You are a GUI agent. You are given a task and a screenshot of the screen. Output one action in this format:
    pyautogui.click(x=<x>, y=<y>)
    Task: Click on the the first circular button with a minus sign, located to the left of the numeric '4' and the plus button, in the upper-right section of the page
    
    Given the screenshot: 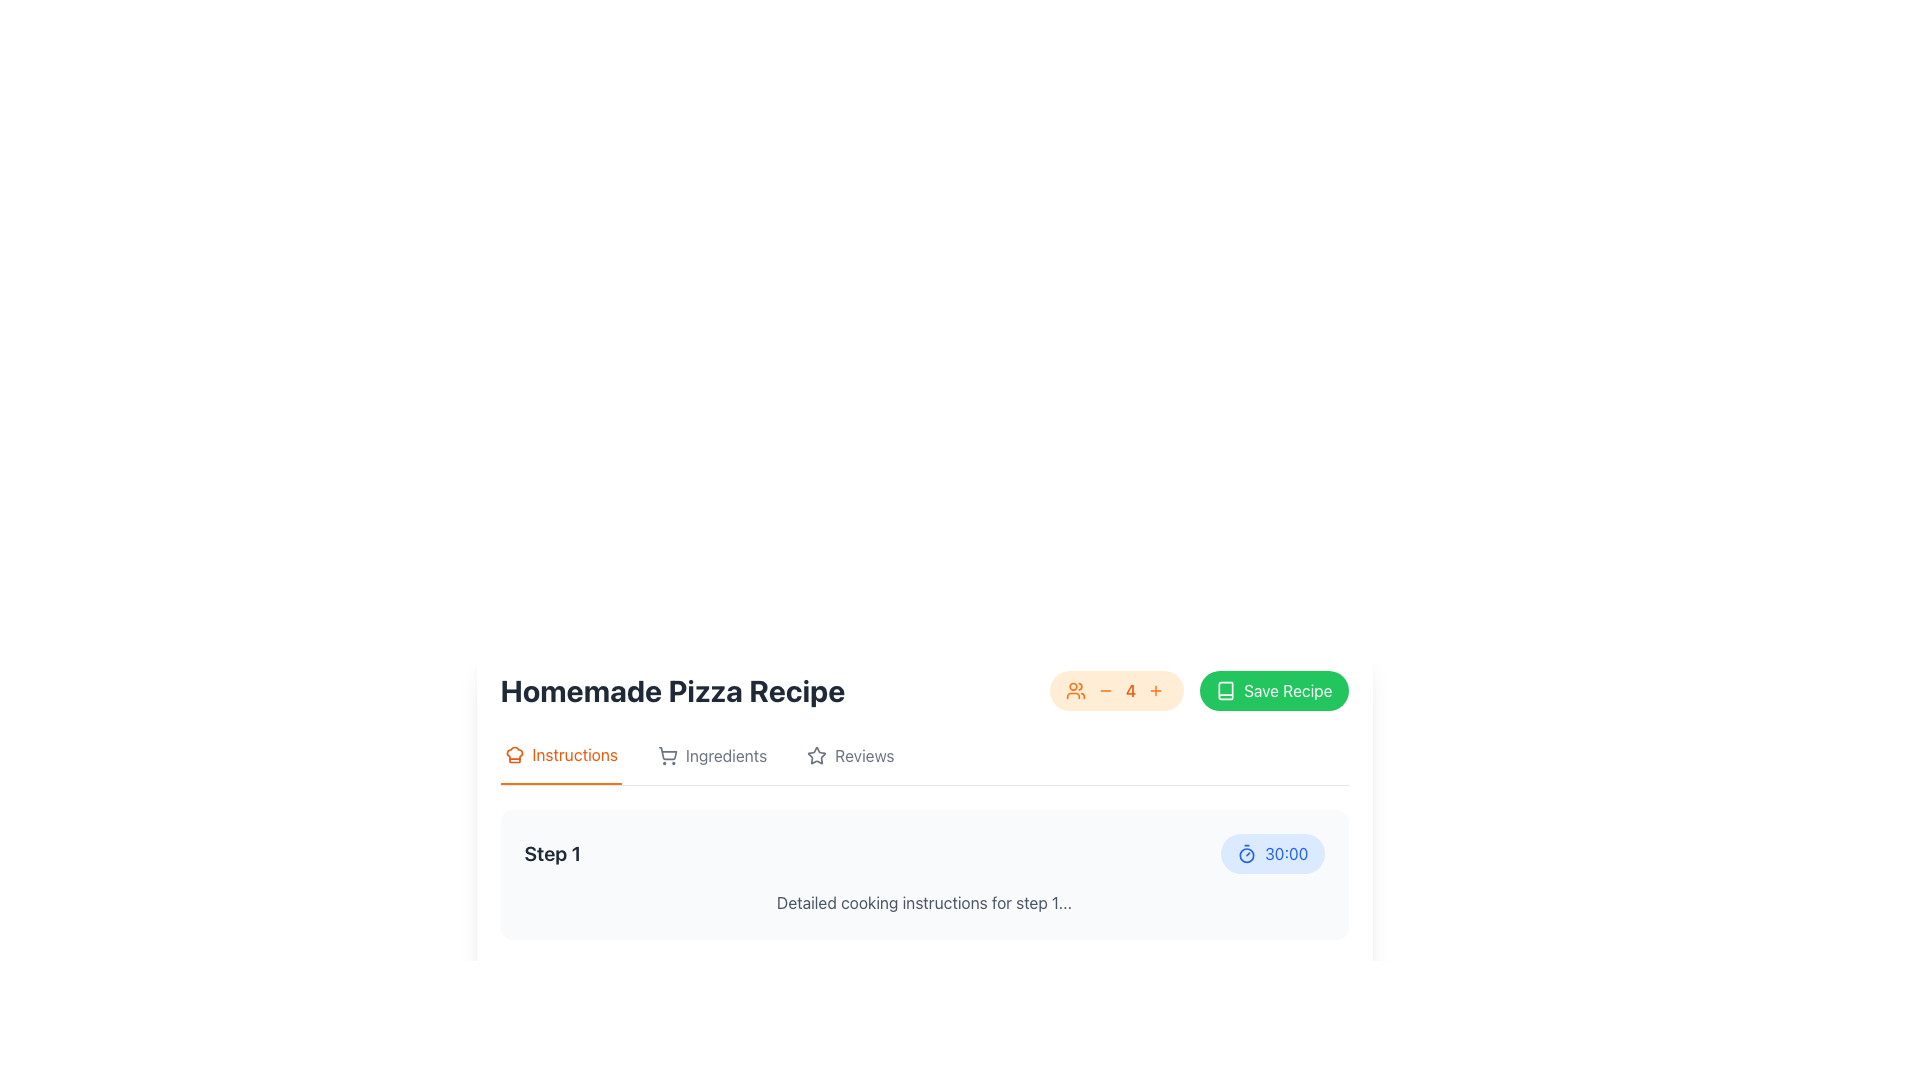 What is the action you would take?
    pyautogui.click(x=1104, y=689)
    